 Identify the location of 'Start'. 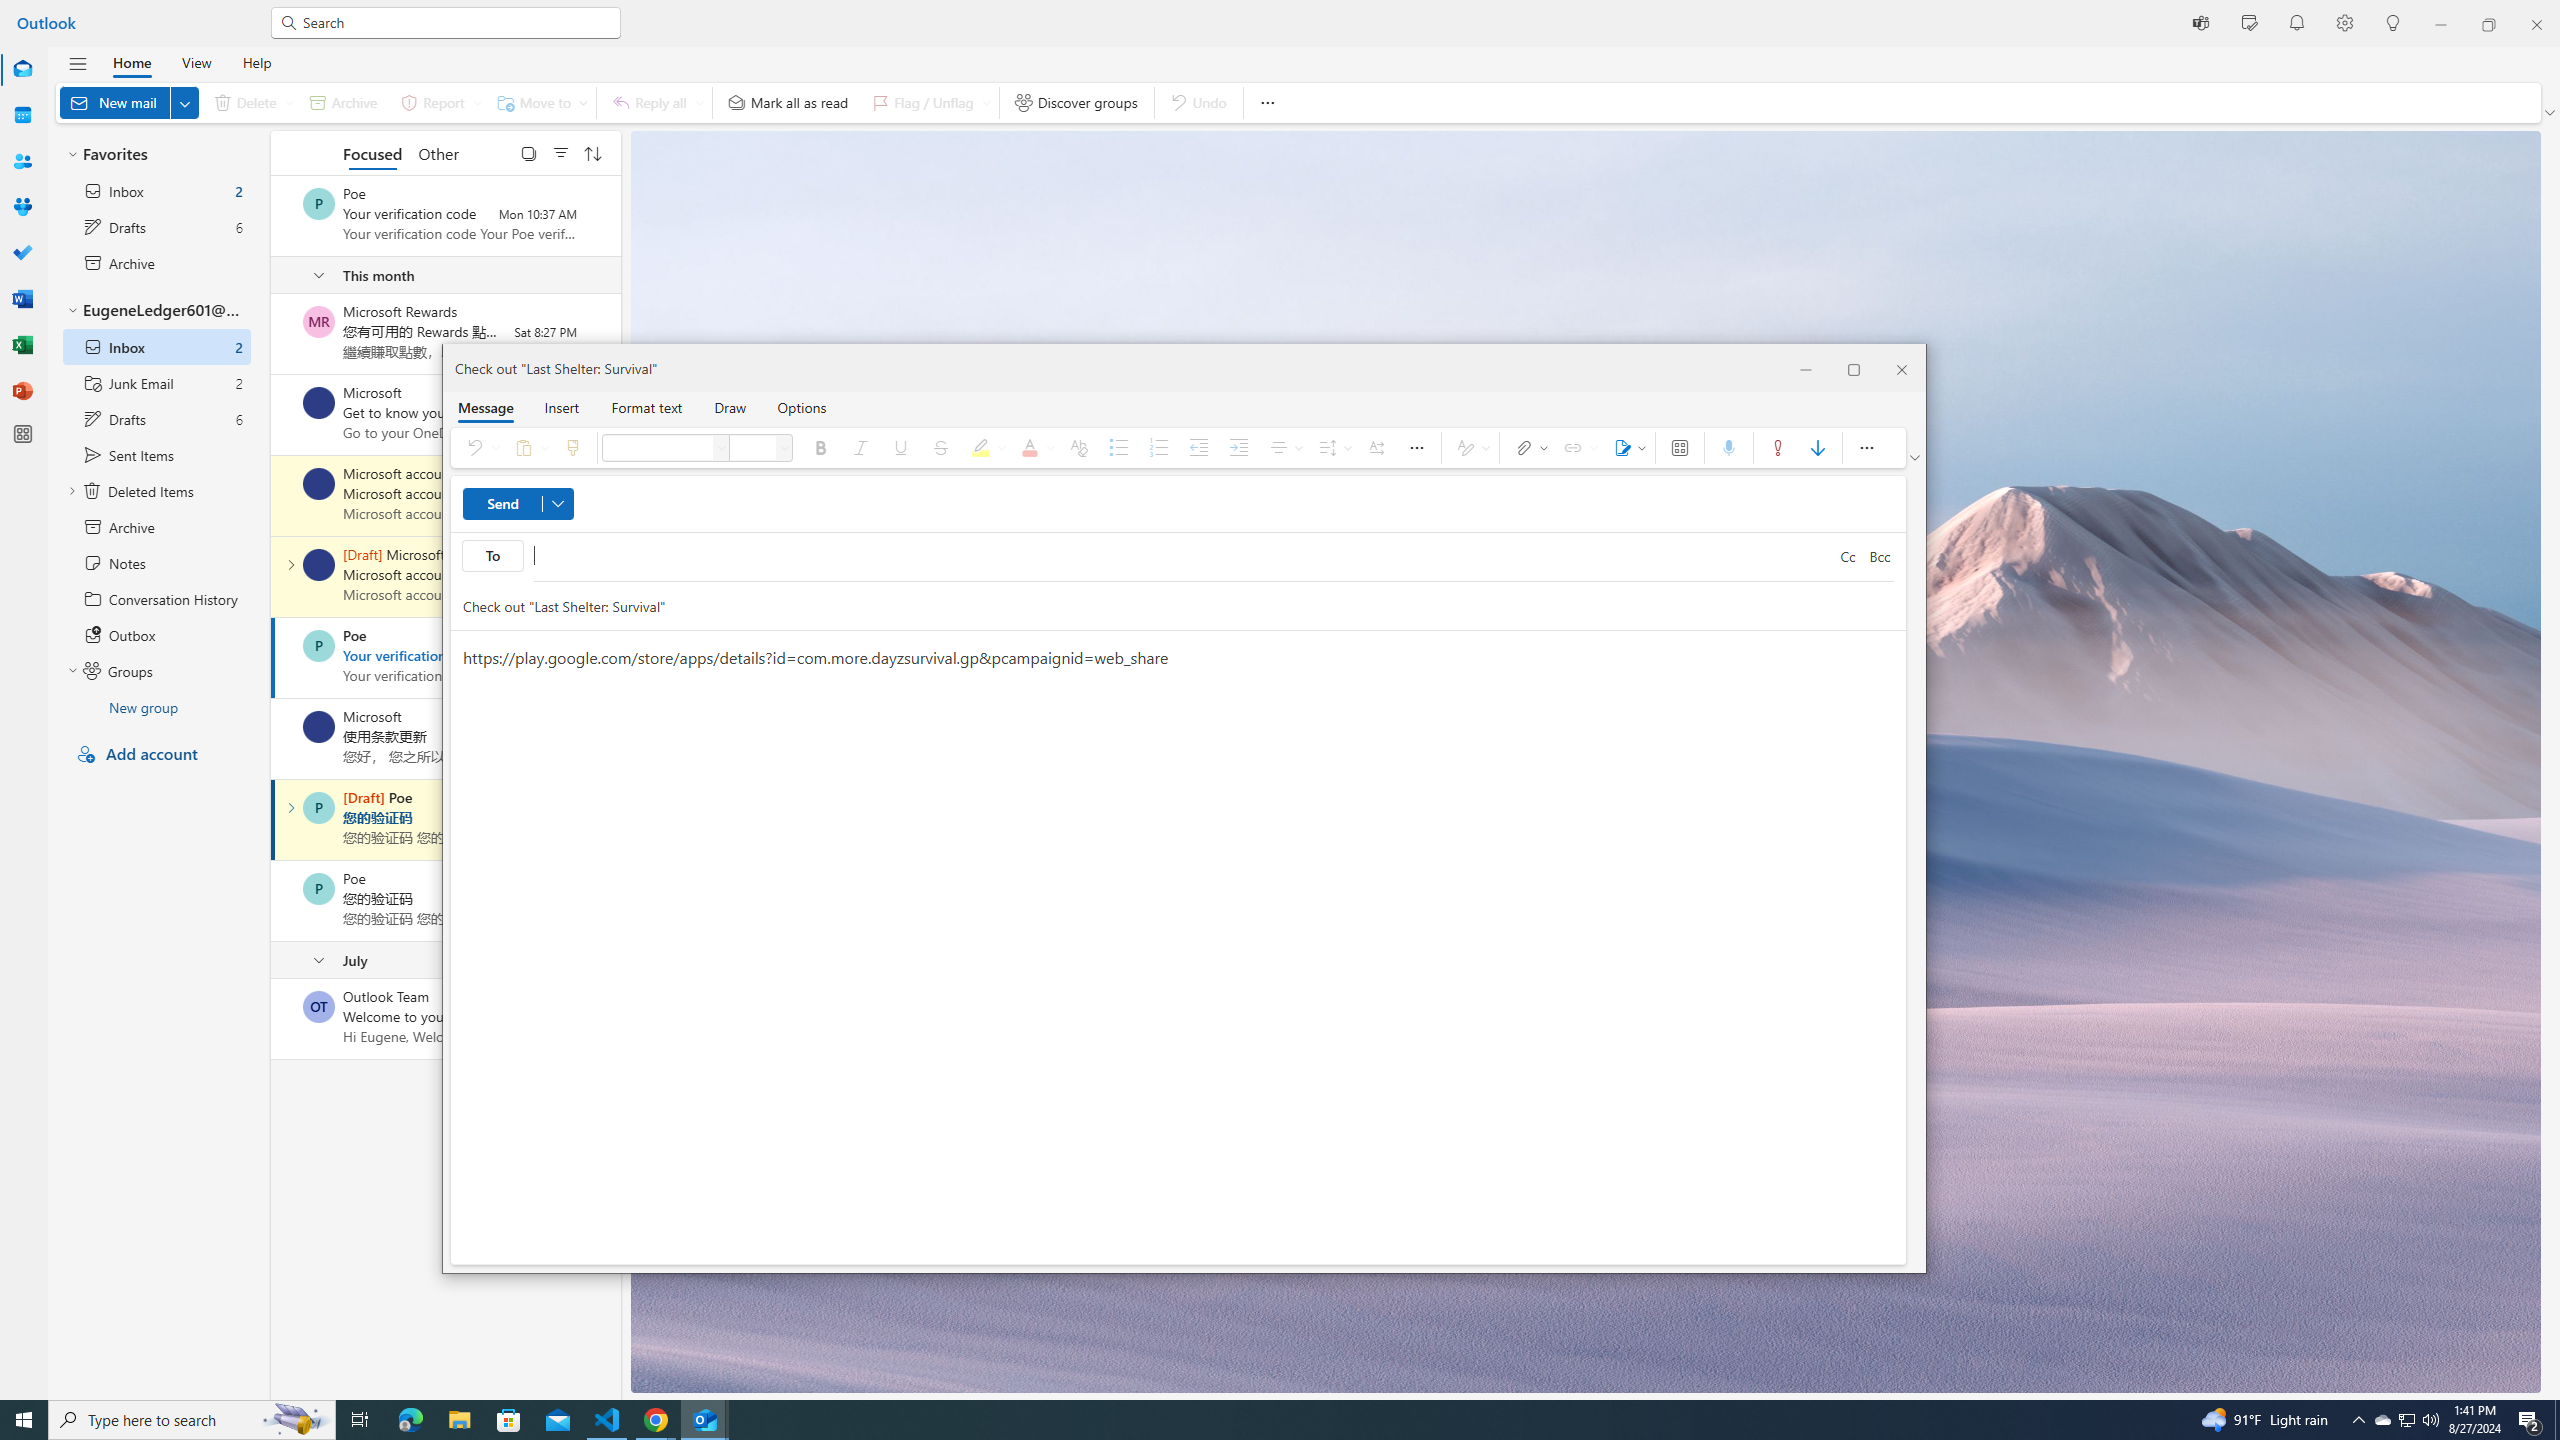
(24, 1418).